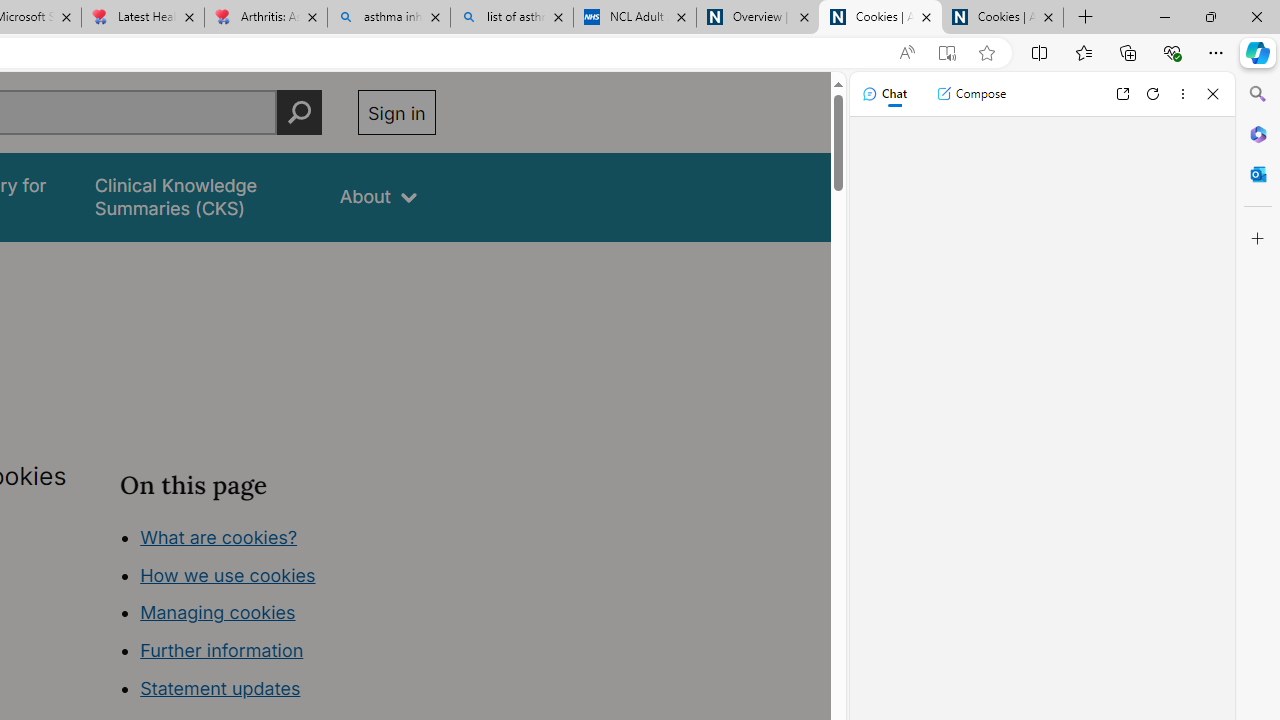  What do you see at coordinates (217, 612) in the screenshot?
I see `'Managing cookies'` at bounding box center [217, 612].